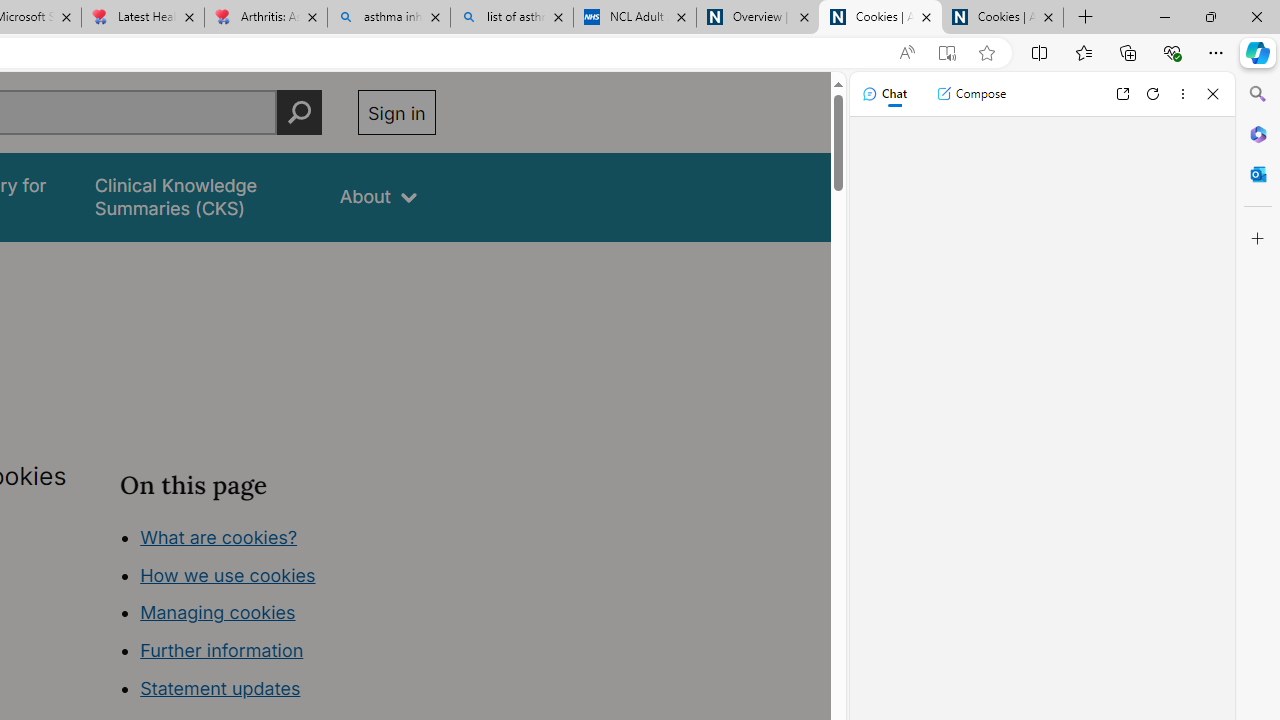  What do you see at coordinates (217, 612) in the screenshot?
I see `'Managing cookies'` at bounding box center [217, 612].